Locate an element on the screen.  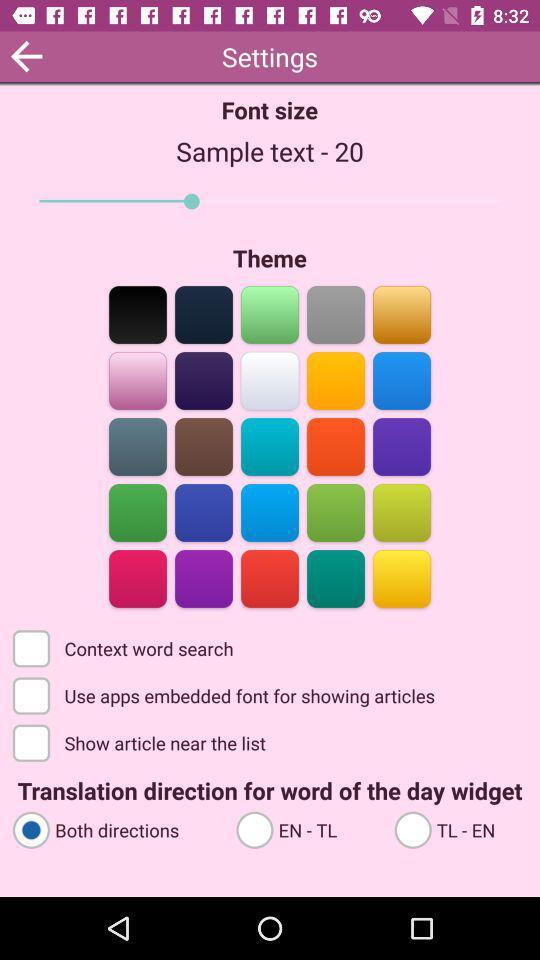
change theme to white is located at coordinates (270, 378).